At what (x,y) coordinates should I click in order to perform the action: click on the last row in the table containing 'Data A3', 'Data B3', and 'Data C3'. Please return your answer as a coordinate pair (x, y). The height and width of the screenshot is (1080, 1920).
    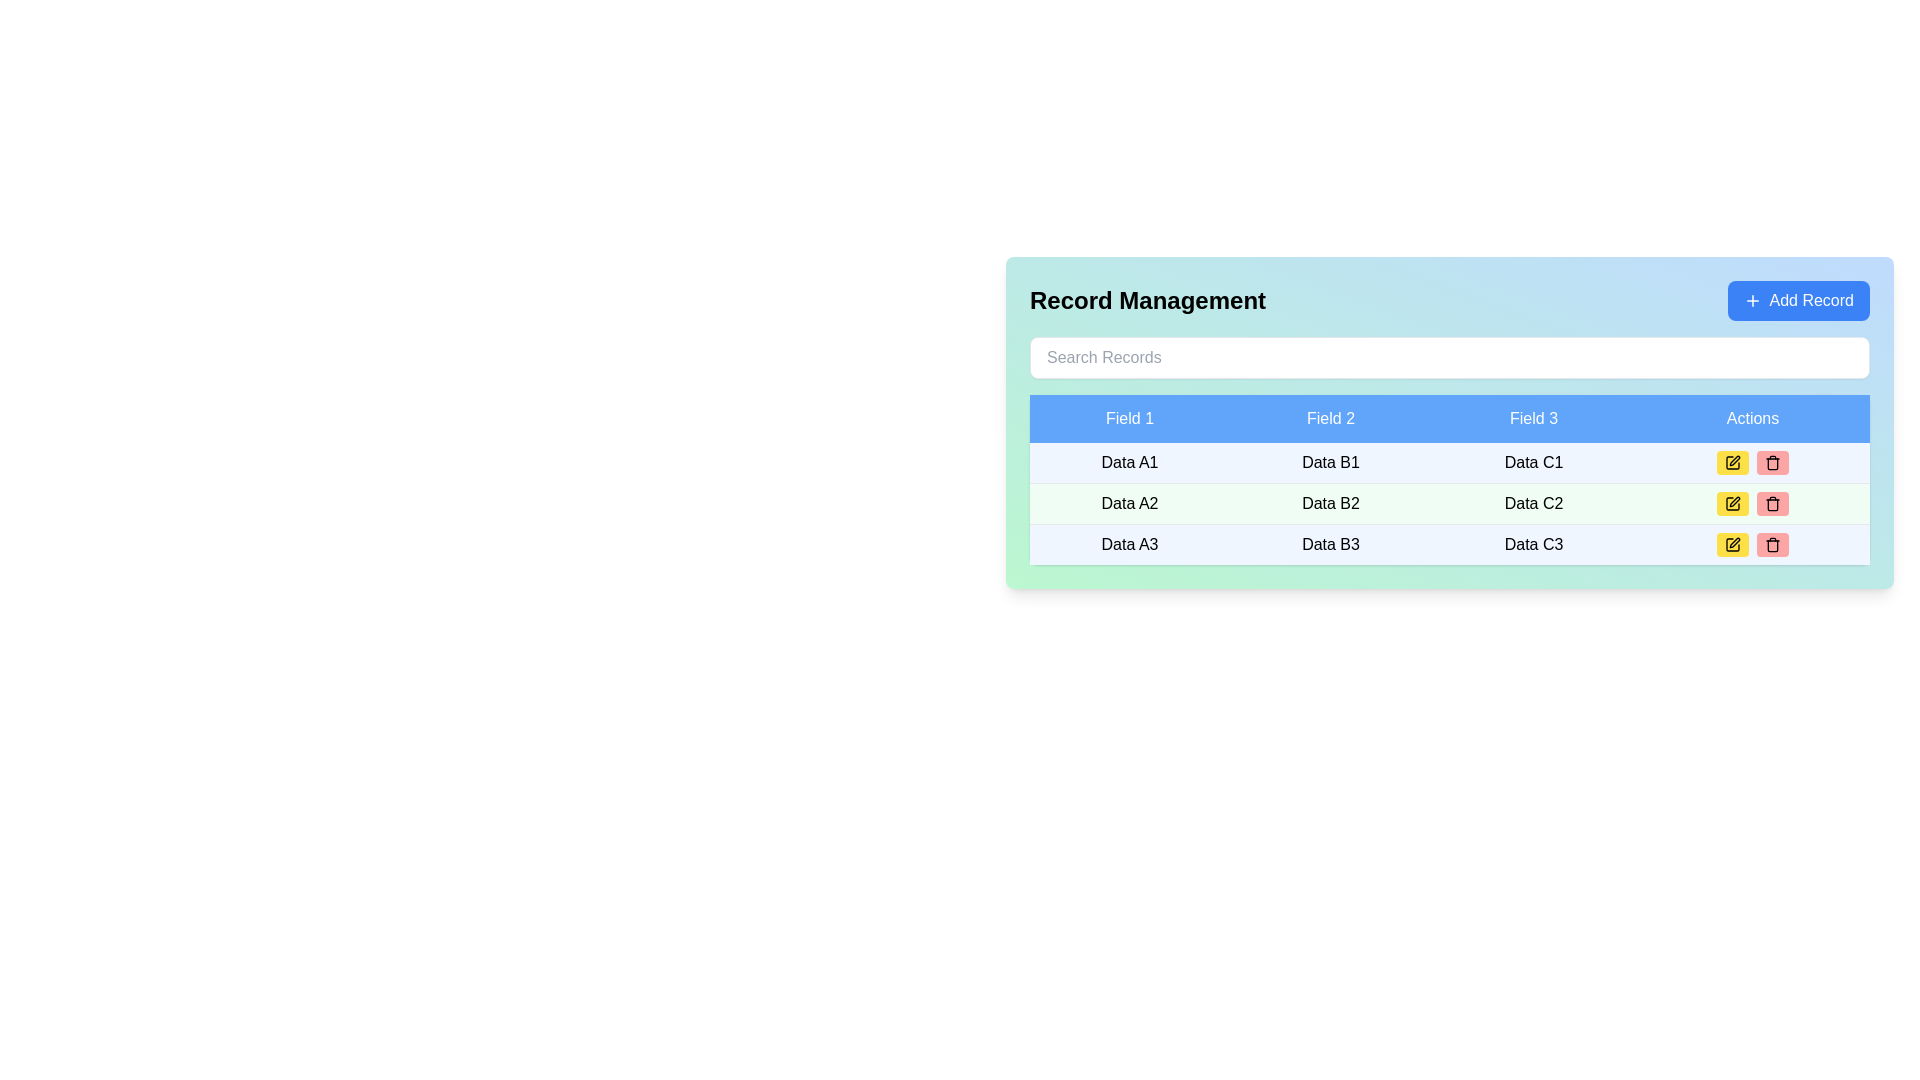
    Looking at the image, I should click on (1449, 543).